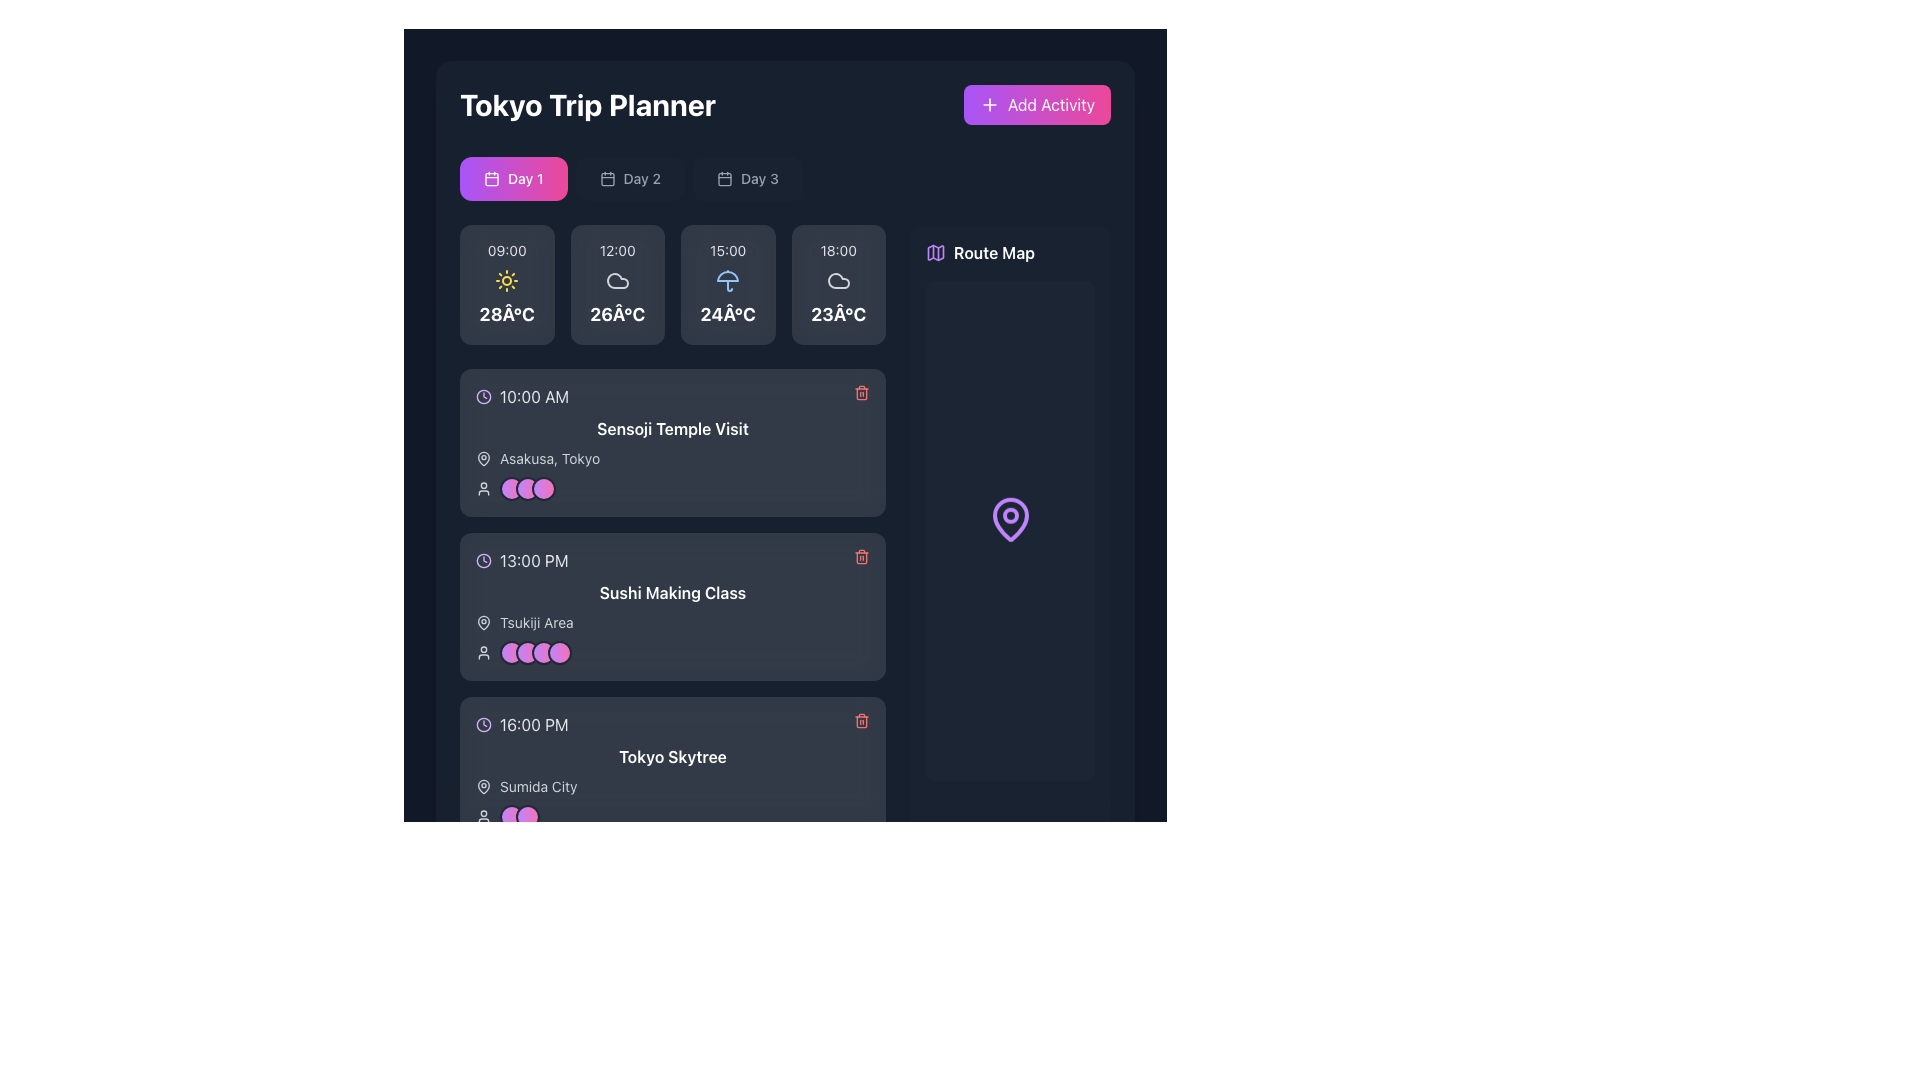 The height and width of the screenshot is (1080, 1920). I want to click on the delete button located on the far right side of the row displaying '10:00 AM' to observe visual feedback, so click(862, 393).